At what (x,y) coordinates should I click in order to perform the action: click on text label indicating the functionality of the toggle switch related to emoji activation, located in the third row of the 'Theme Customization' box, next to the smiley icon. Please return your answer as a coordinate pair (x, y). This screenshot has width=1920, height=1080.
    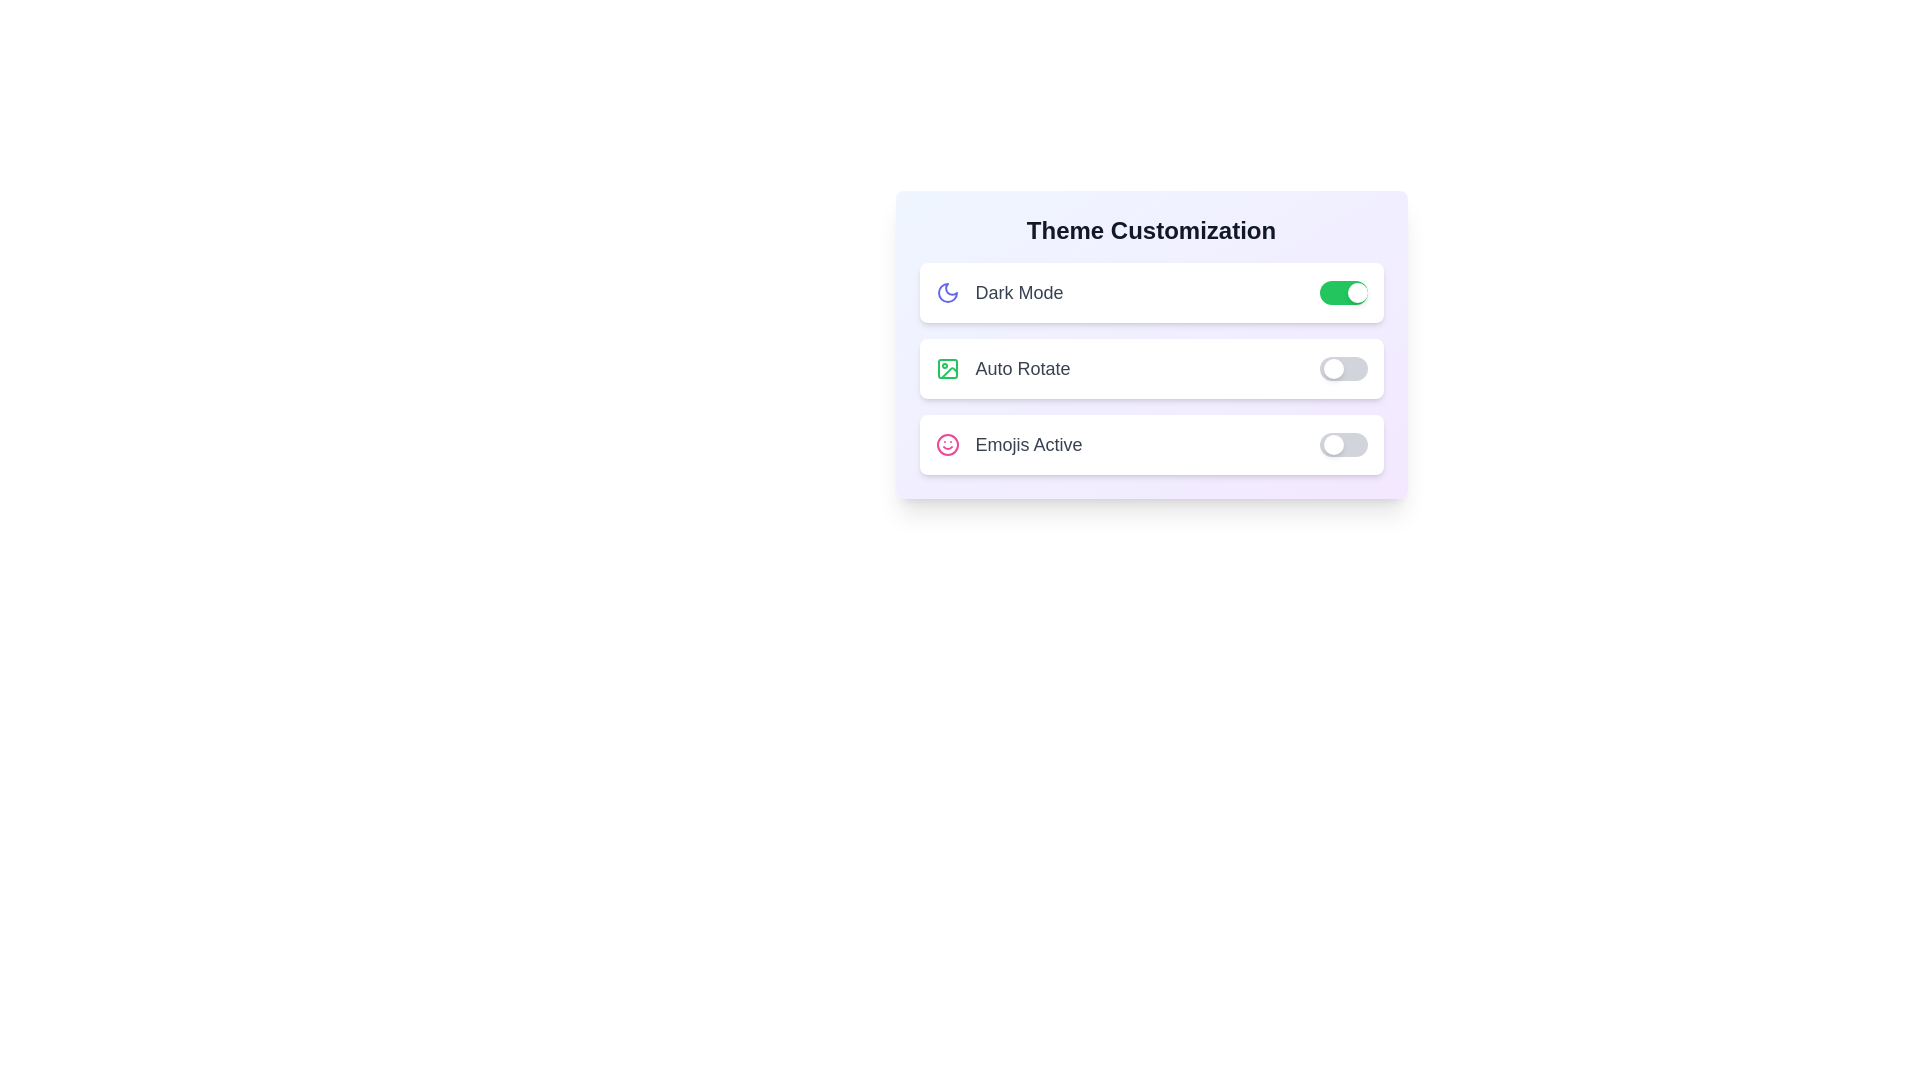
    Looking at the image, I should click on (1028, 443).